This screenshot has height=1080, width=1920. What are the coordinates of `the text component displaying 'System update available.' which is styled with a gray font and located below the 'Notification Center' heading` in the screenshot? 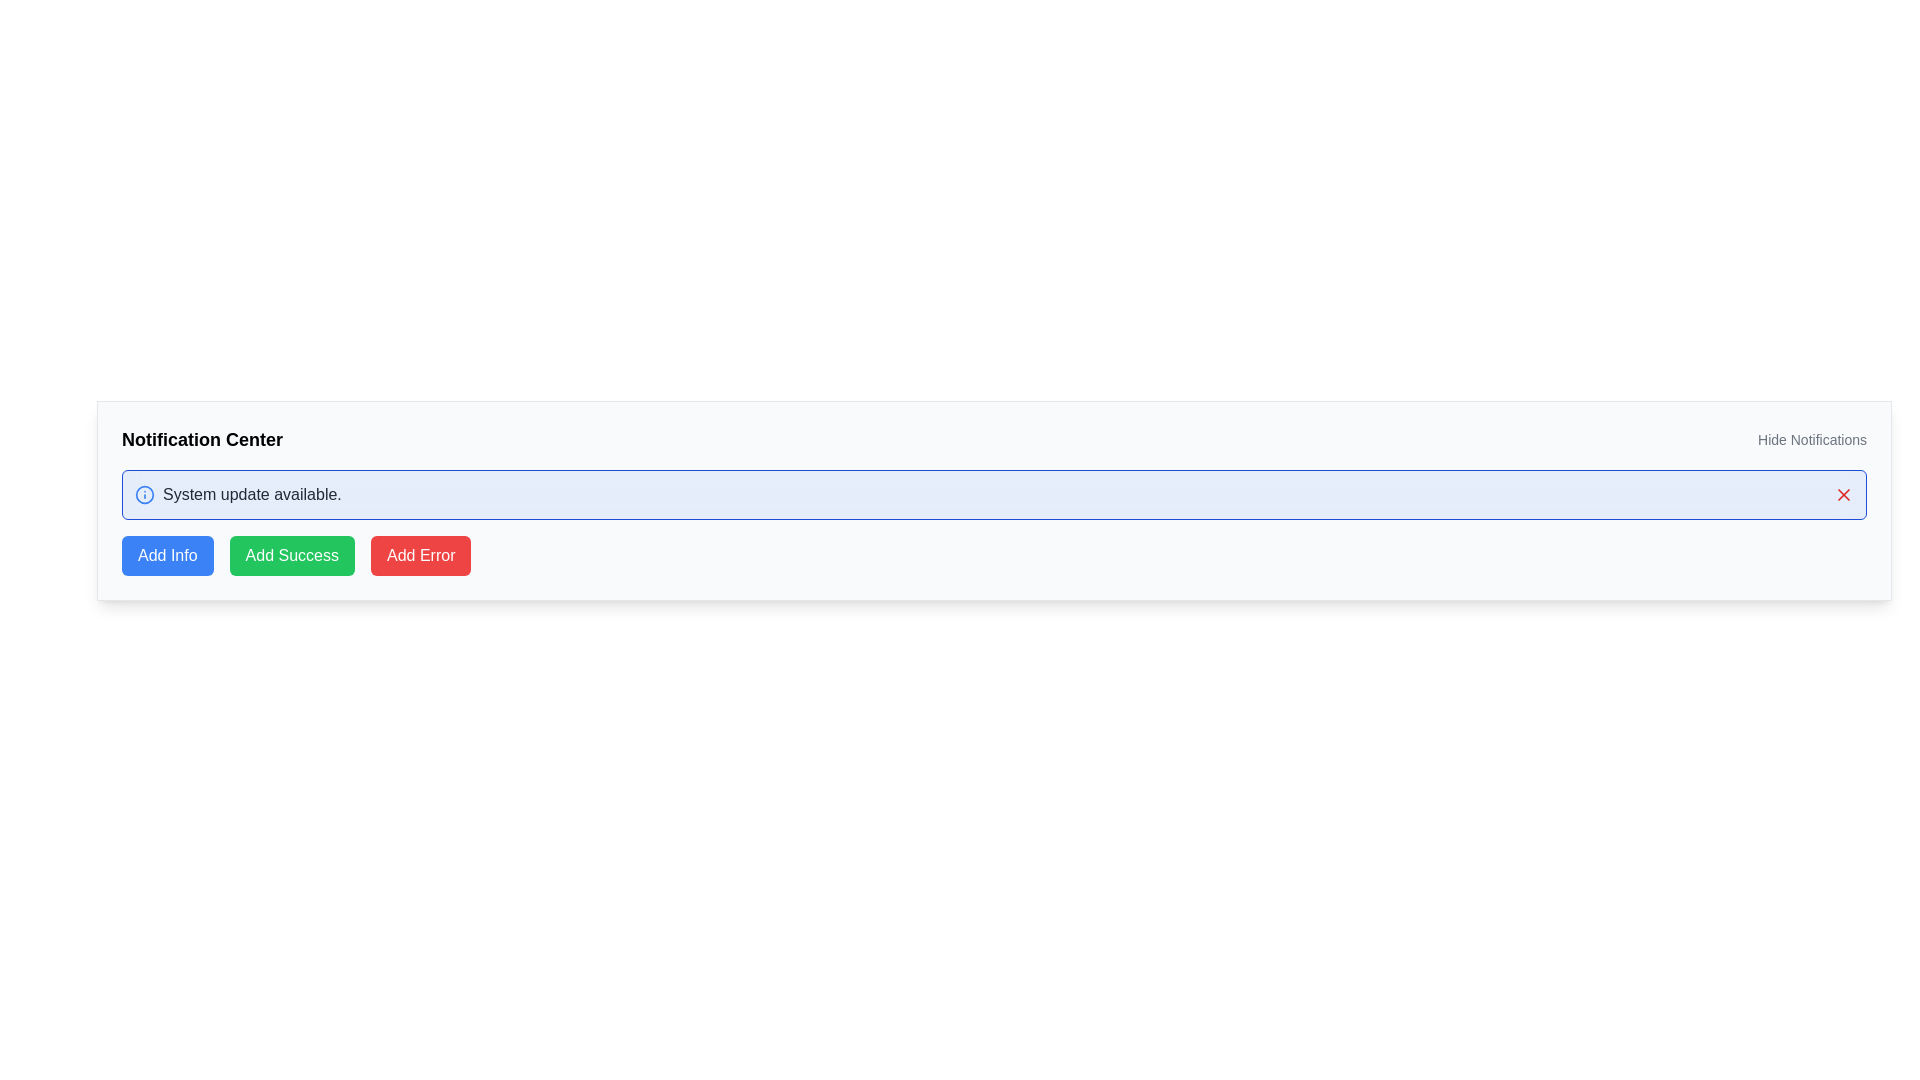 It's located at (238, 494).